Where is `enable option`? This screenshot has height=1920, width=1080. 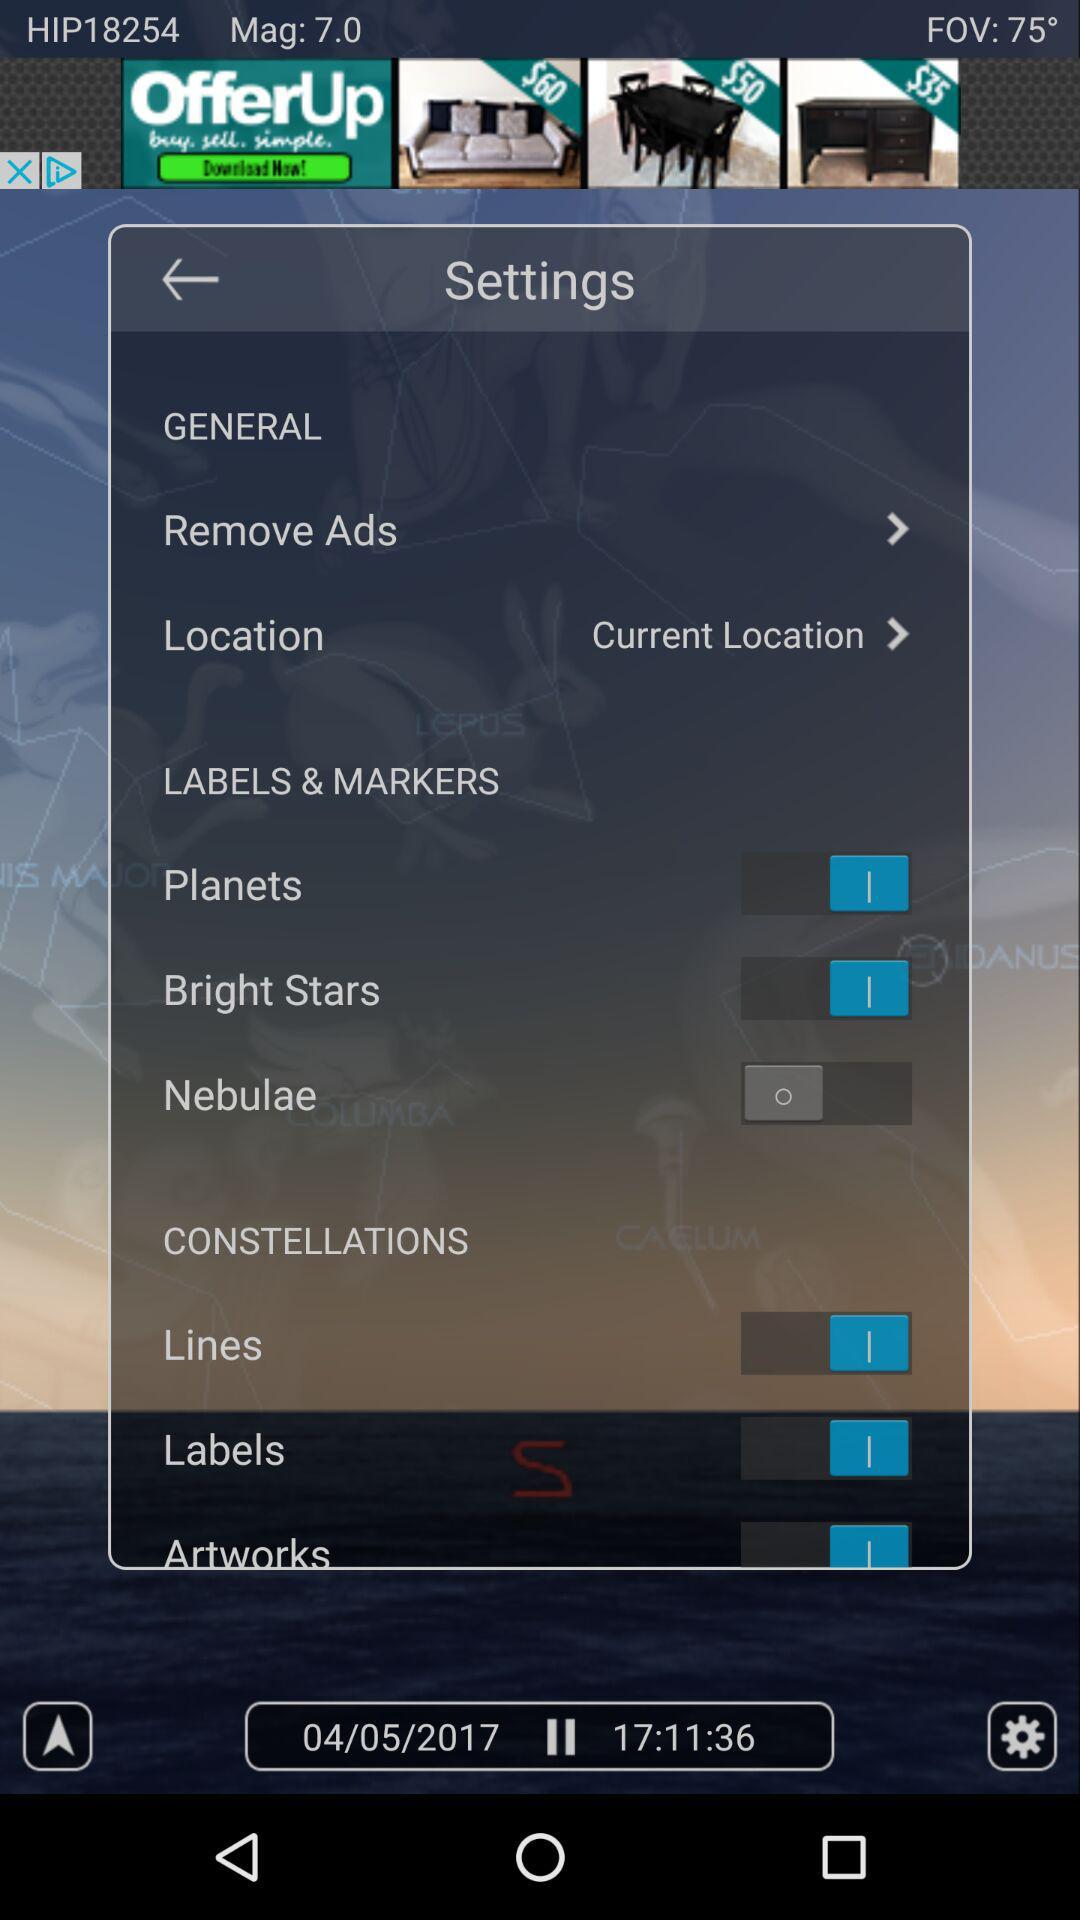
enable option is located at coordinates (852, 1092).